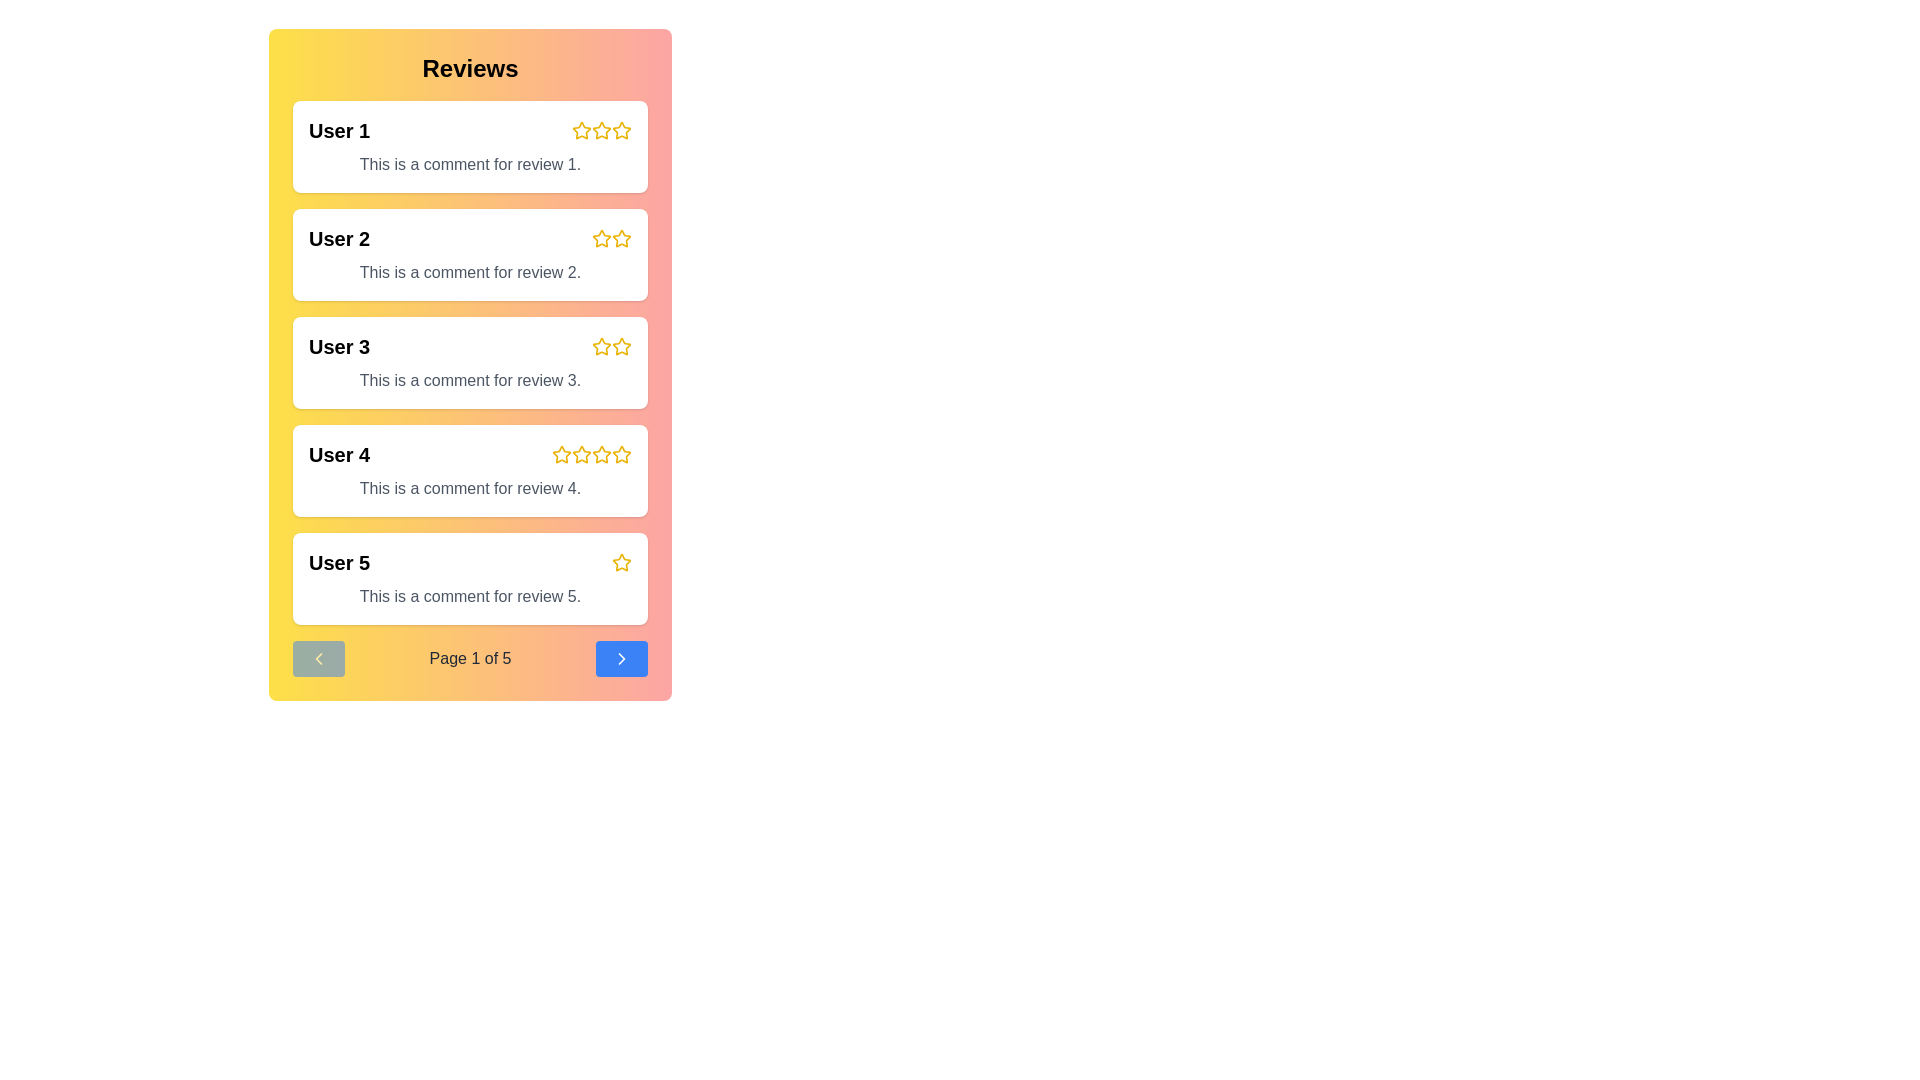 The height and width of the screenshot is (1080, 1920). I want to click on the second star icon in the 5-star rating system located to the right of the comment by 'User 2' to provide a rating, so click(600, 238).